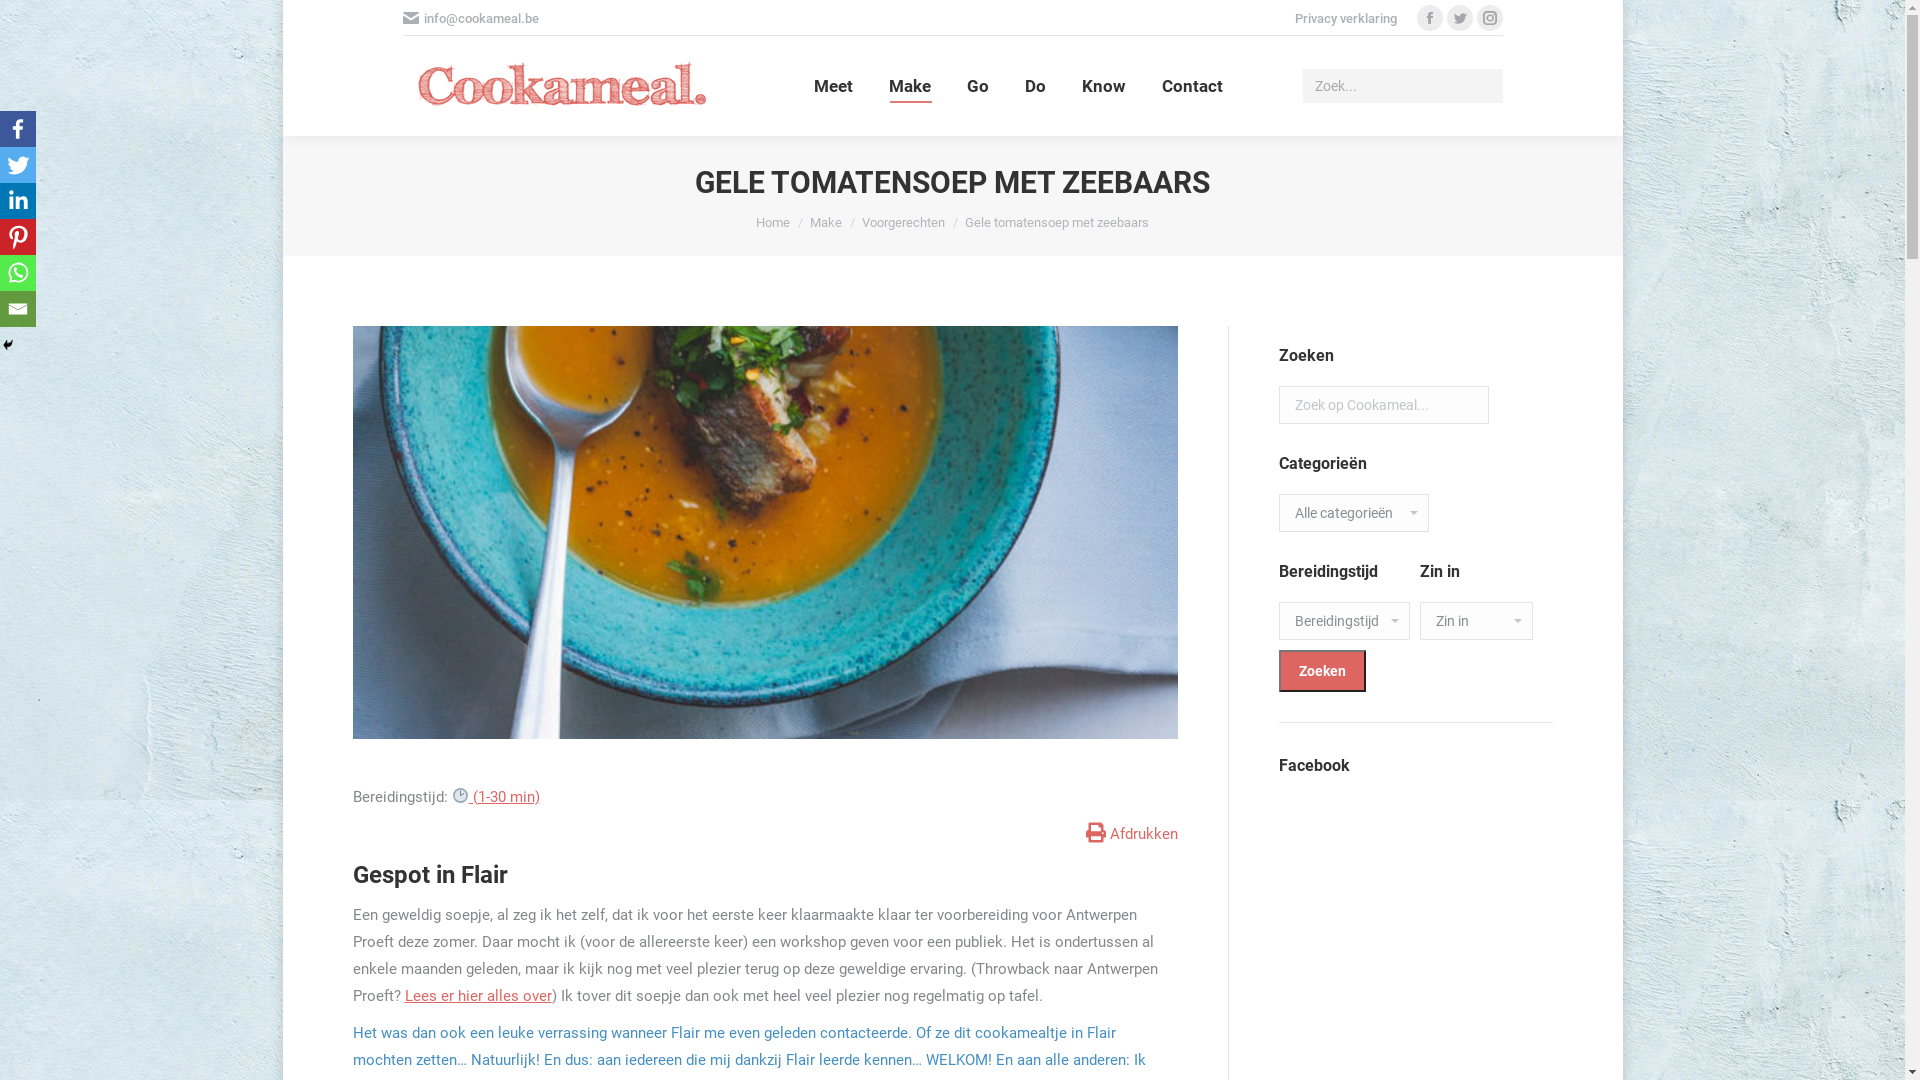 This screenshot has height=1080, width=1920. What do you see at coordinates (771, 222) in the screenshot?
I see `'Home'` at bounding box center [771, 222].